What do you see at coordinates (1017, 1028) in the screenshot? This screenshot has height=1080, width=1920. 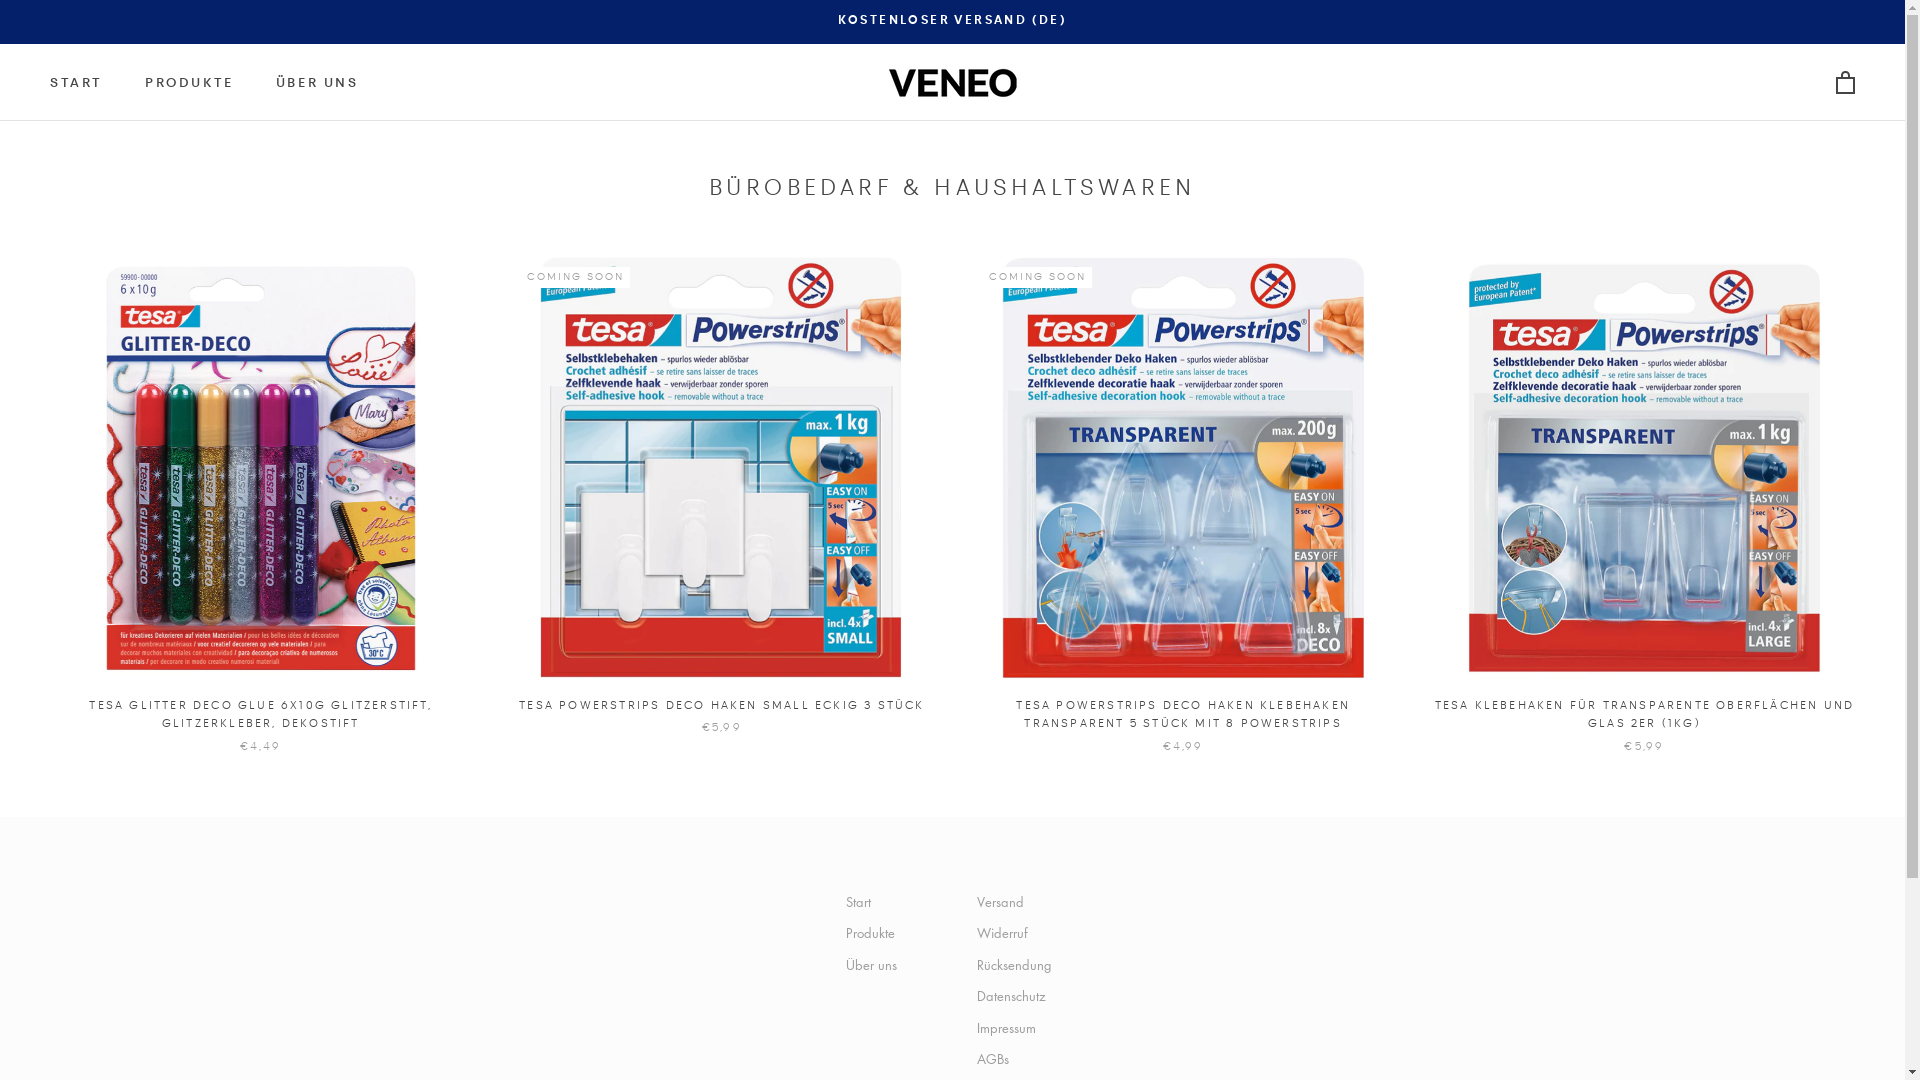 I see `'Impressum'` at bounding box center [1017, 1028].